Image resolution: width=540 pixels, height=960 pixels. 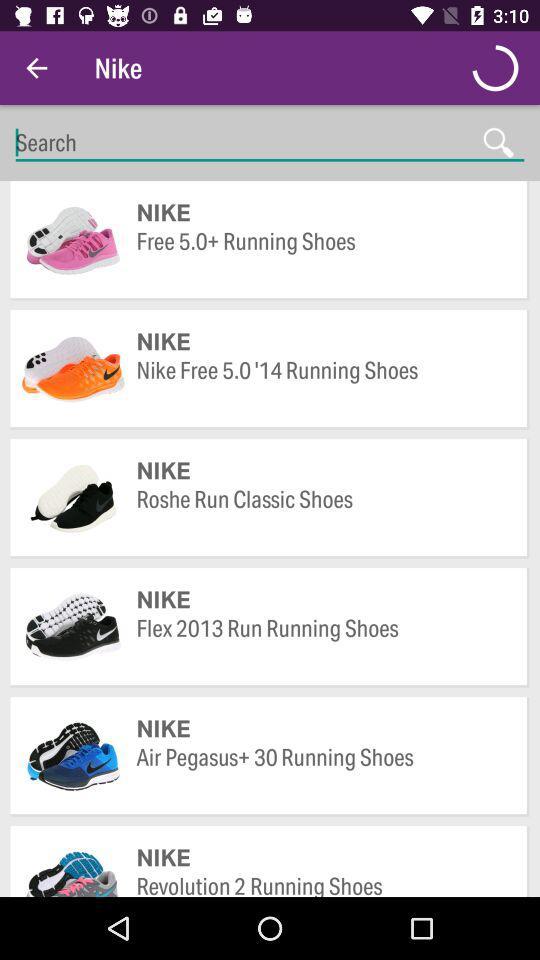 What do you see at coordinates (36, 68) in the screenshot?
I see `icon to the left of nike icon` at bounding box center [36, 68].